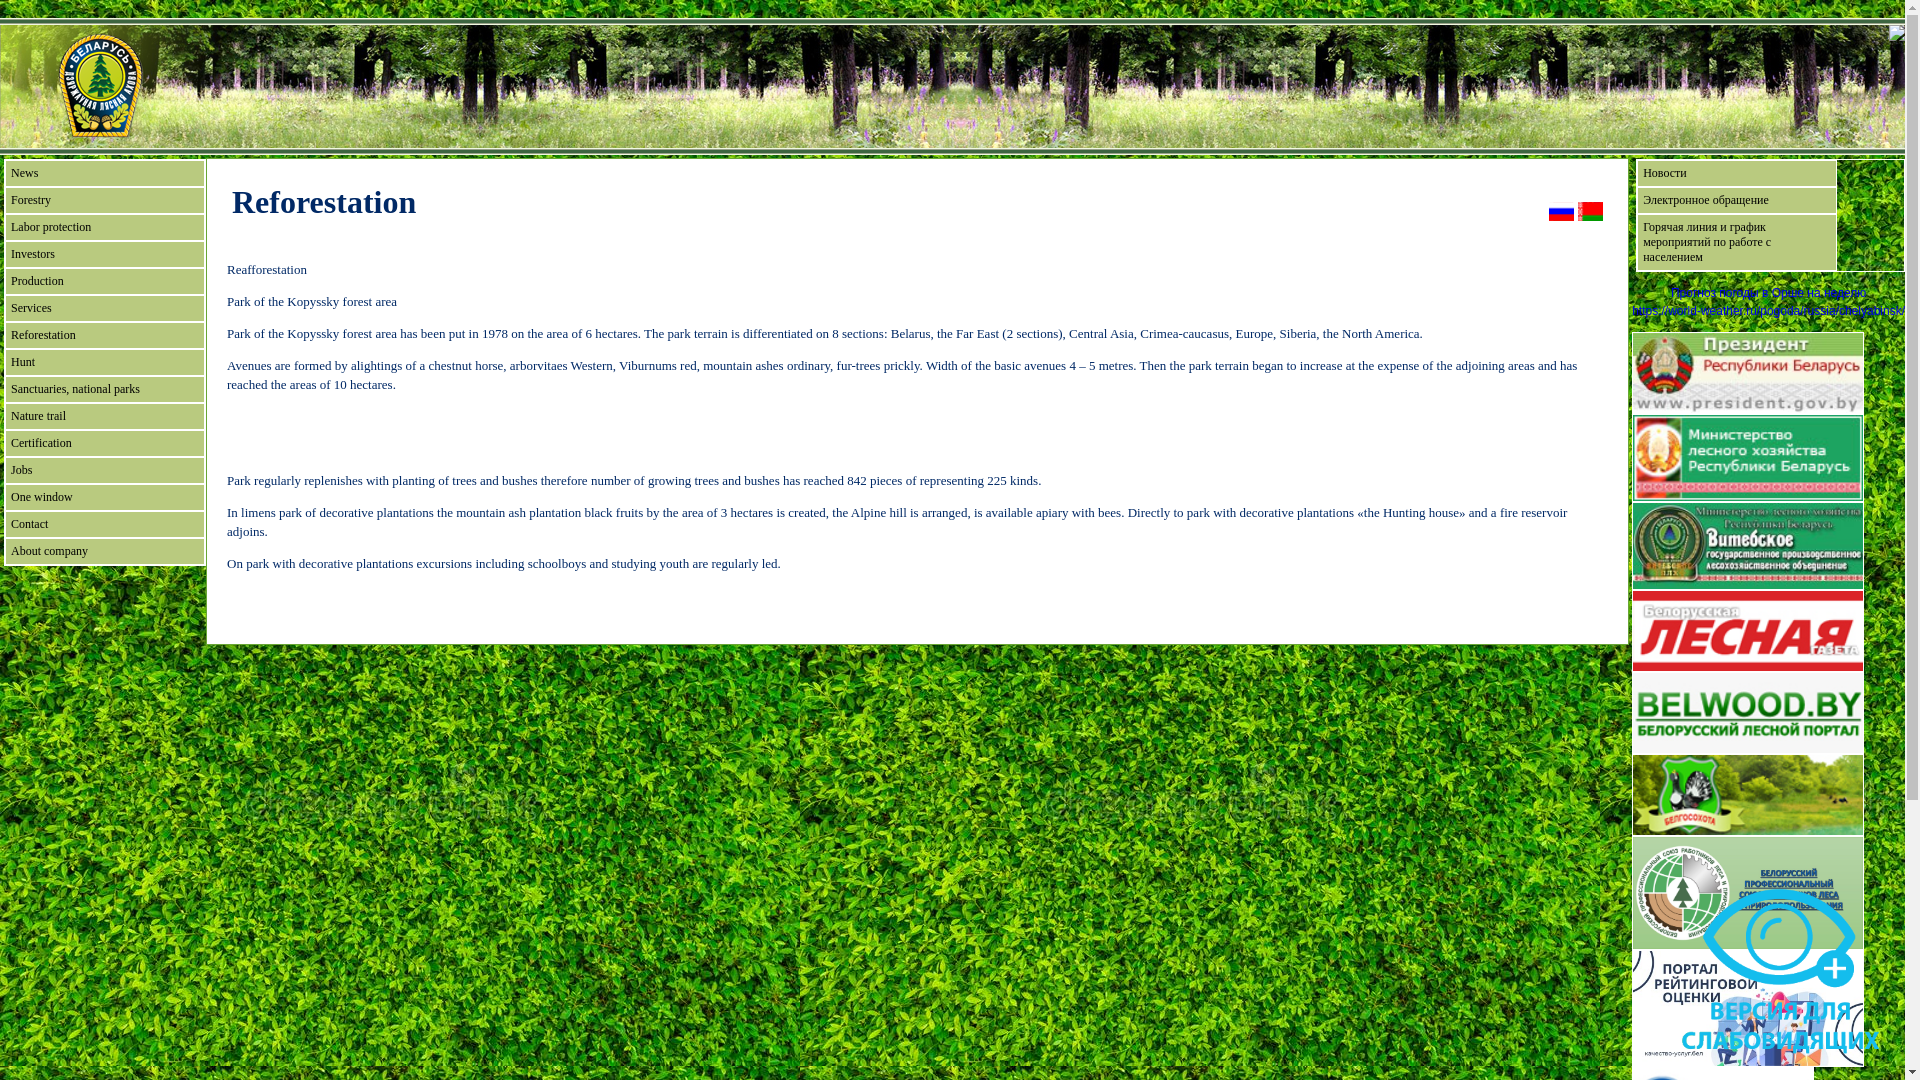 This screenshot has height=1080, width=1920. I want to click on 'About company', so click(104, 551).